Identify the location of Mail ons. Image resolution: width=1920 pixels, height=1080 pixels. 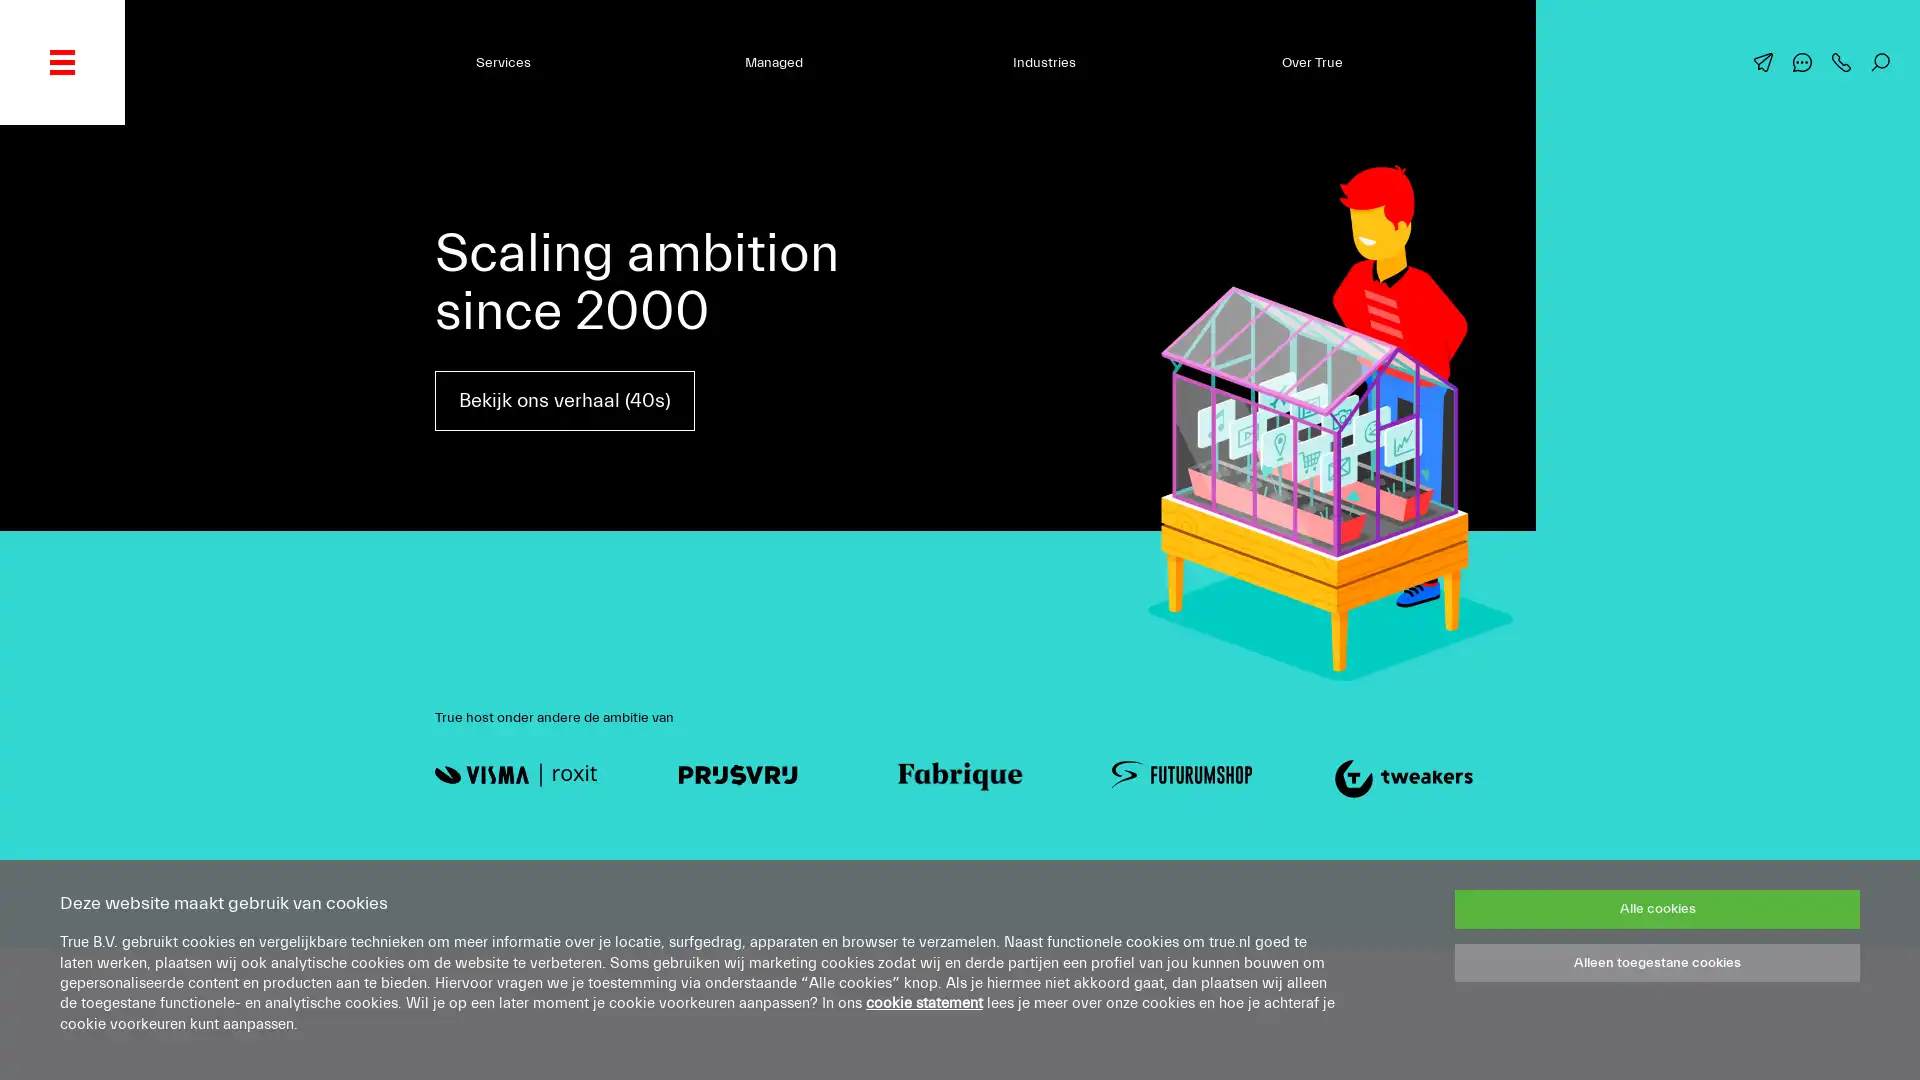
(1773, 61).